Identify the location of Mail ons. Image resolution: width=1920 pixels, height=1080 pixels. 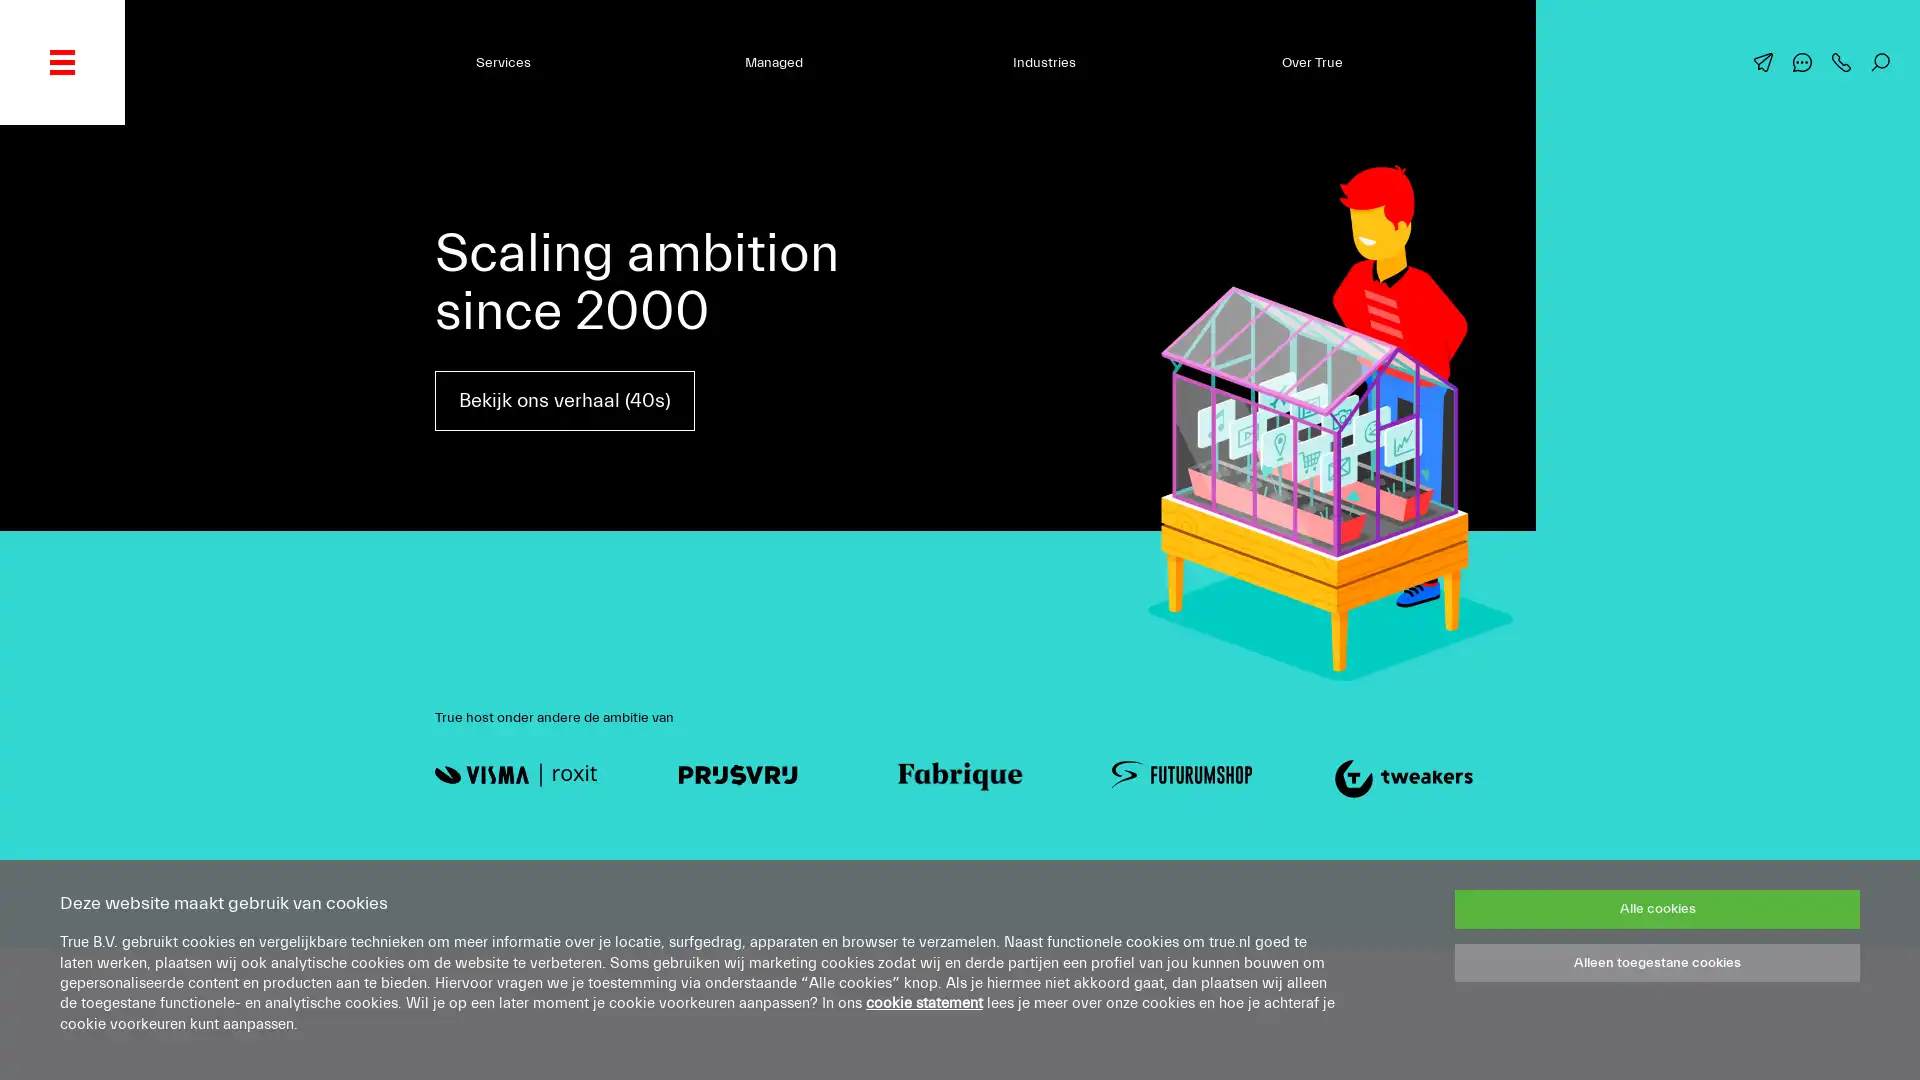
(1773, 61).